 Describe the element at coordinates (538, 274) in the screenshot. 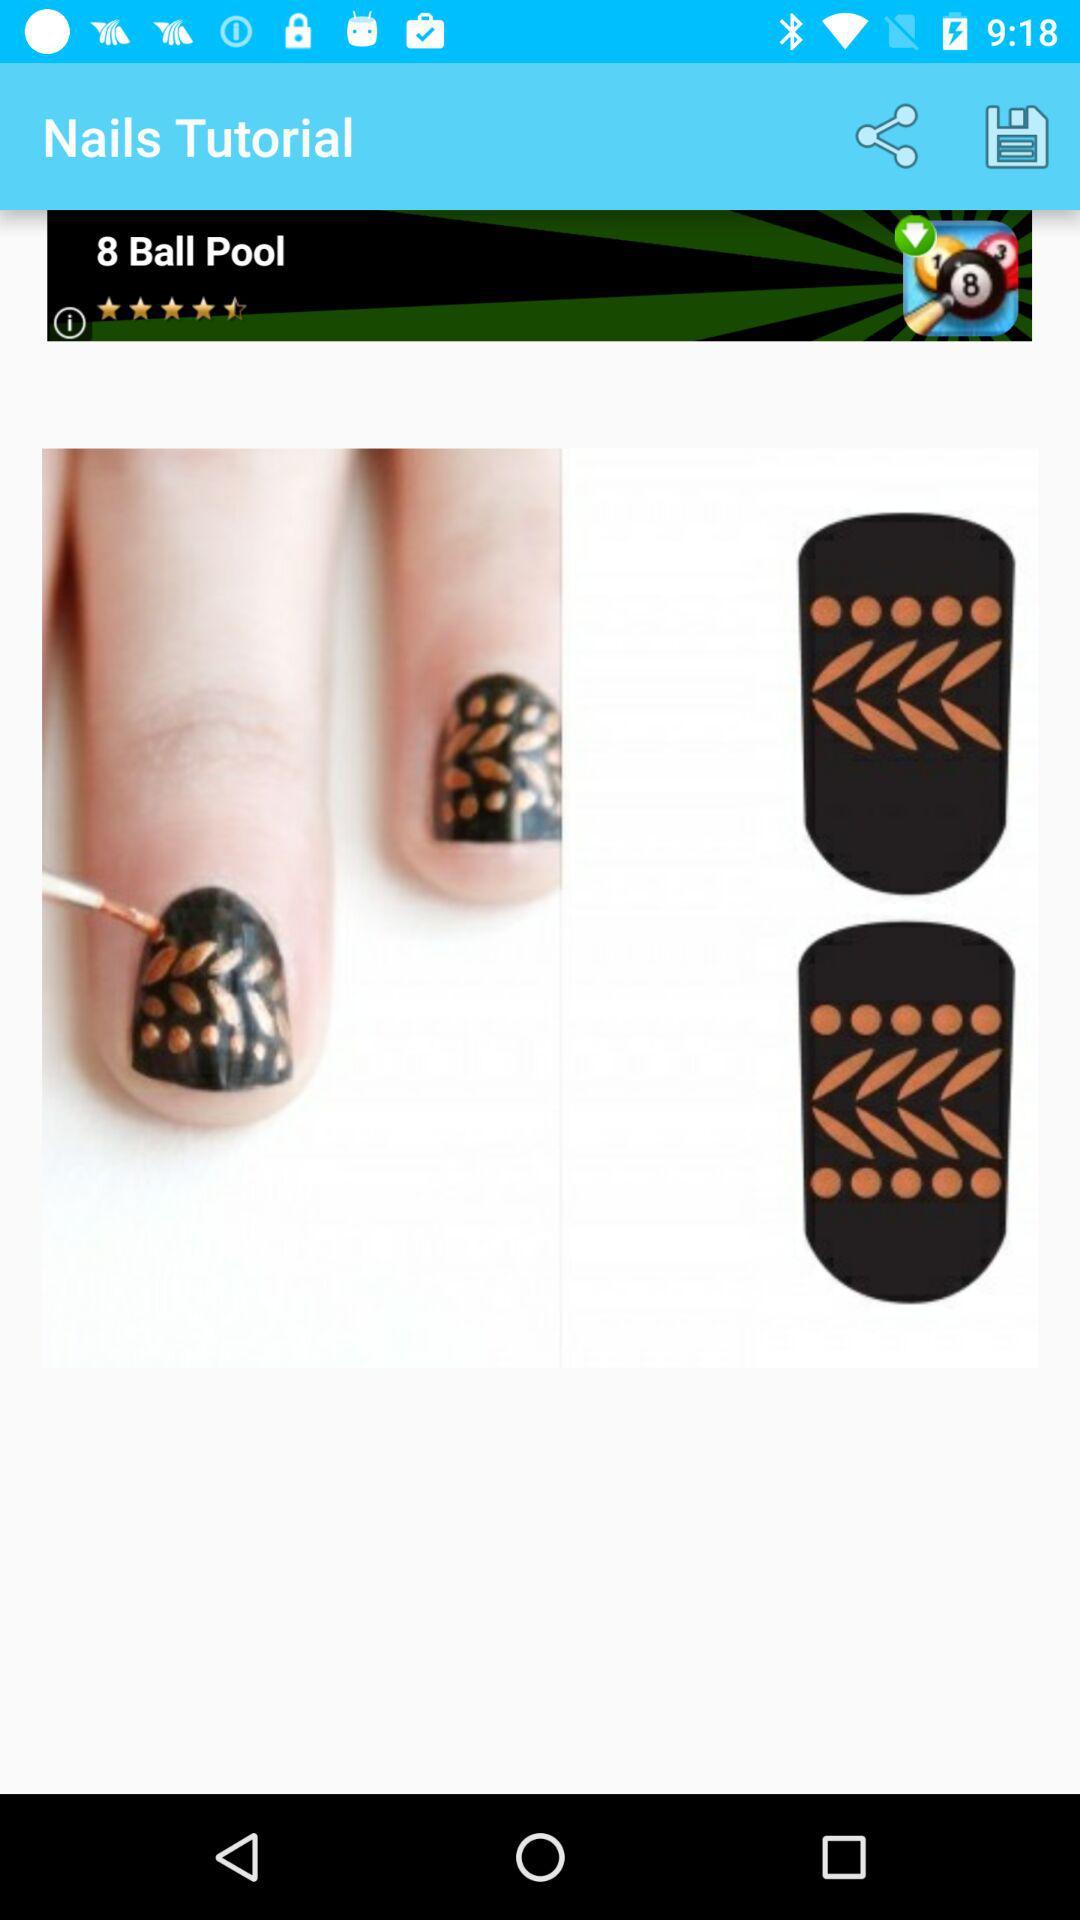

I see `this is an advertisement` at that location.